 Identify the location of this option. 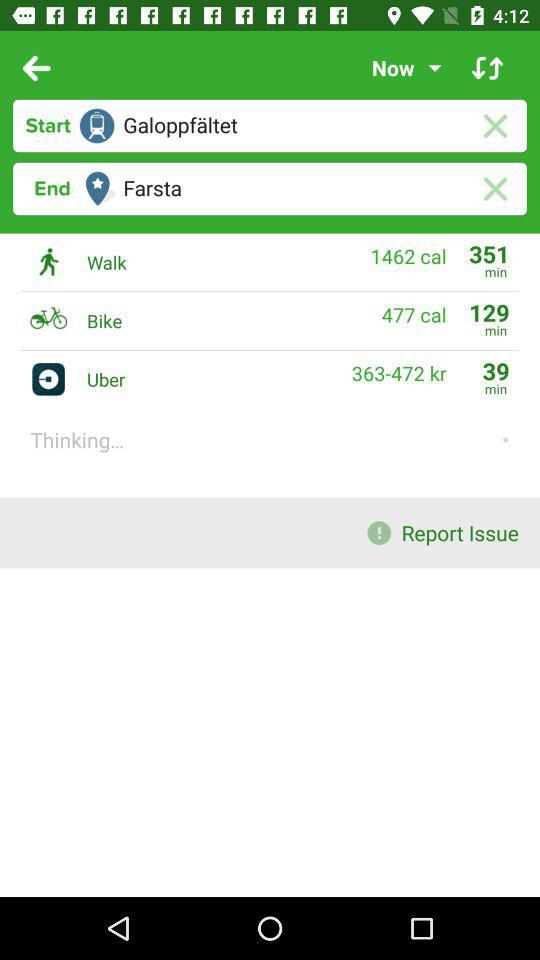
(494, 189).